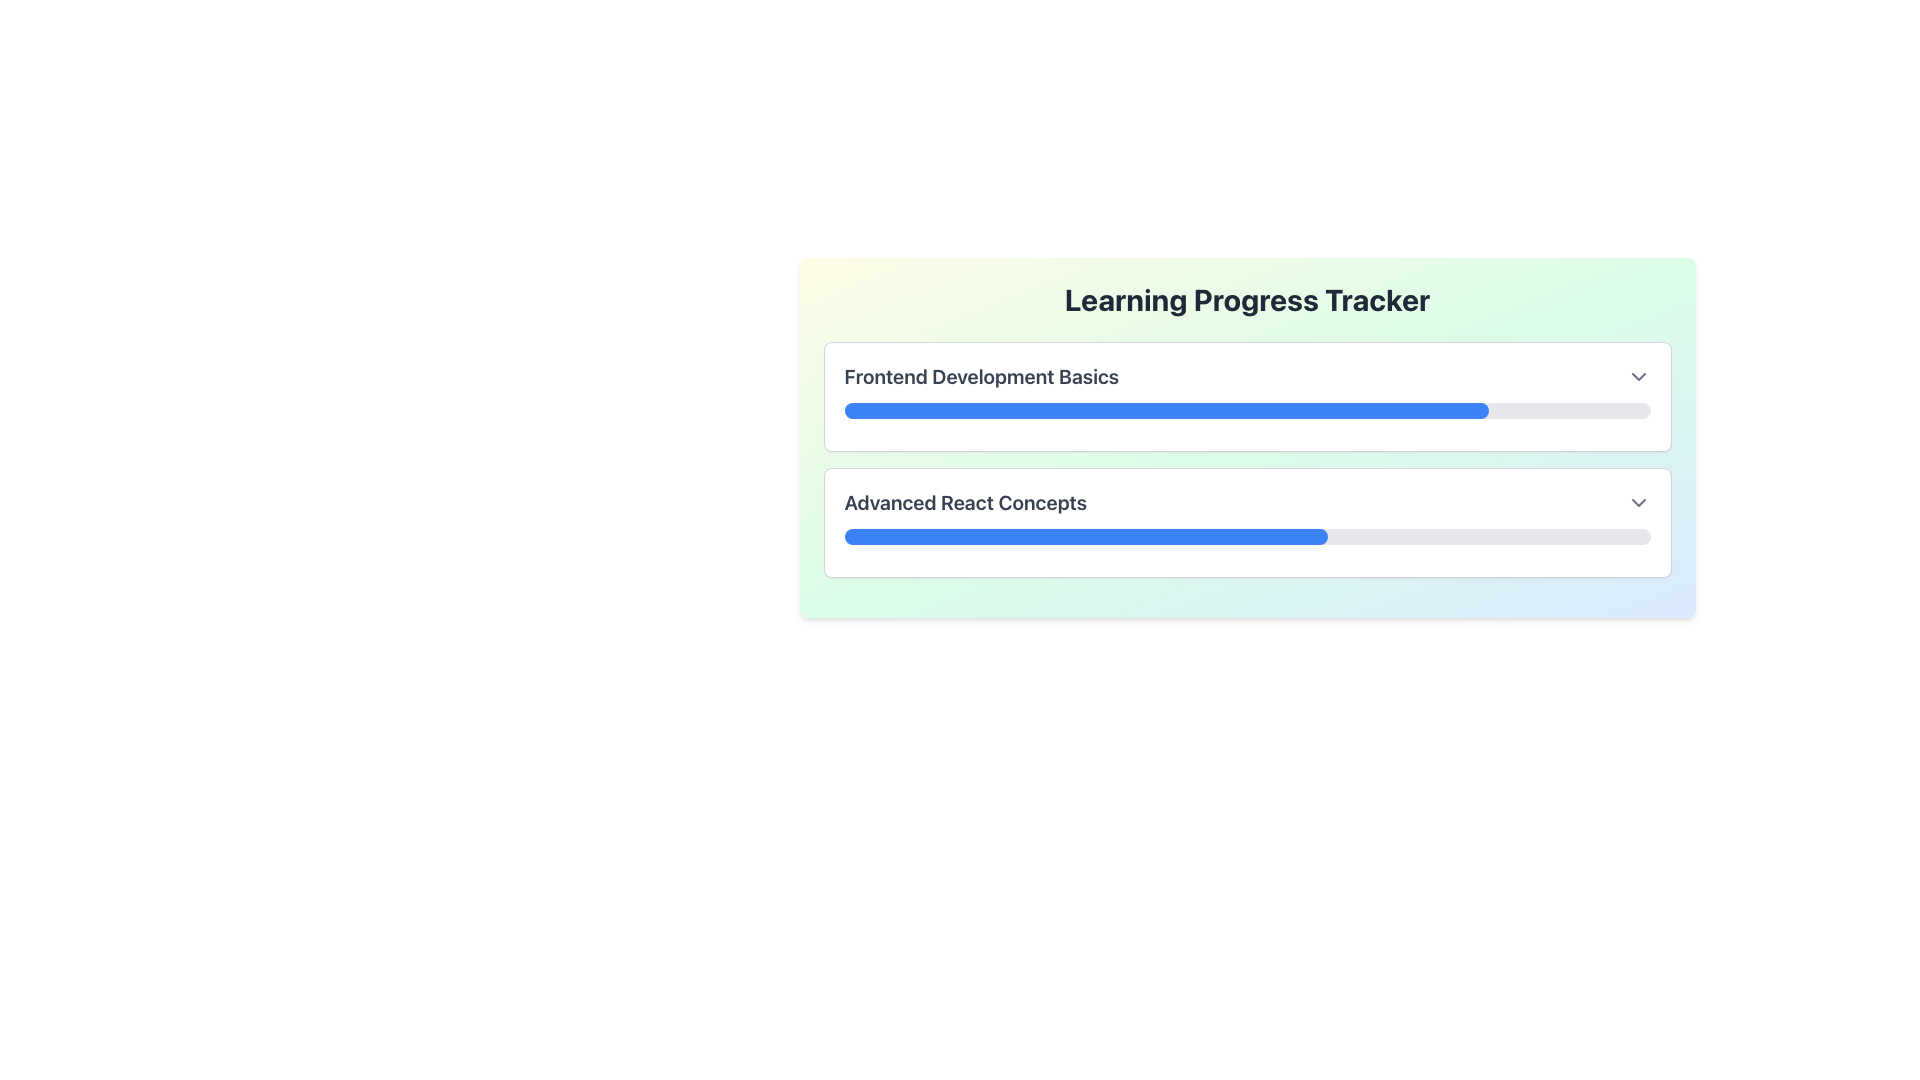 This screenshot has width=1920, height=1080. What do you see at coordinates (965, 501) in the screenshot?
I see `the text element 'Advanced React Concepts', which is a bold header in dark gray color above the blue progress bar` at bounding box center [965, 501].